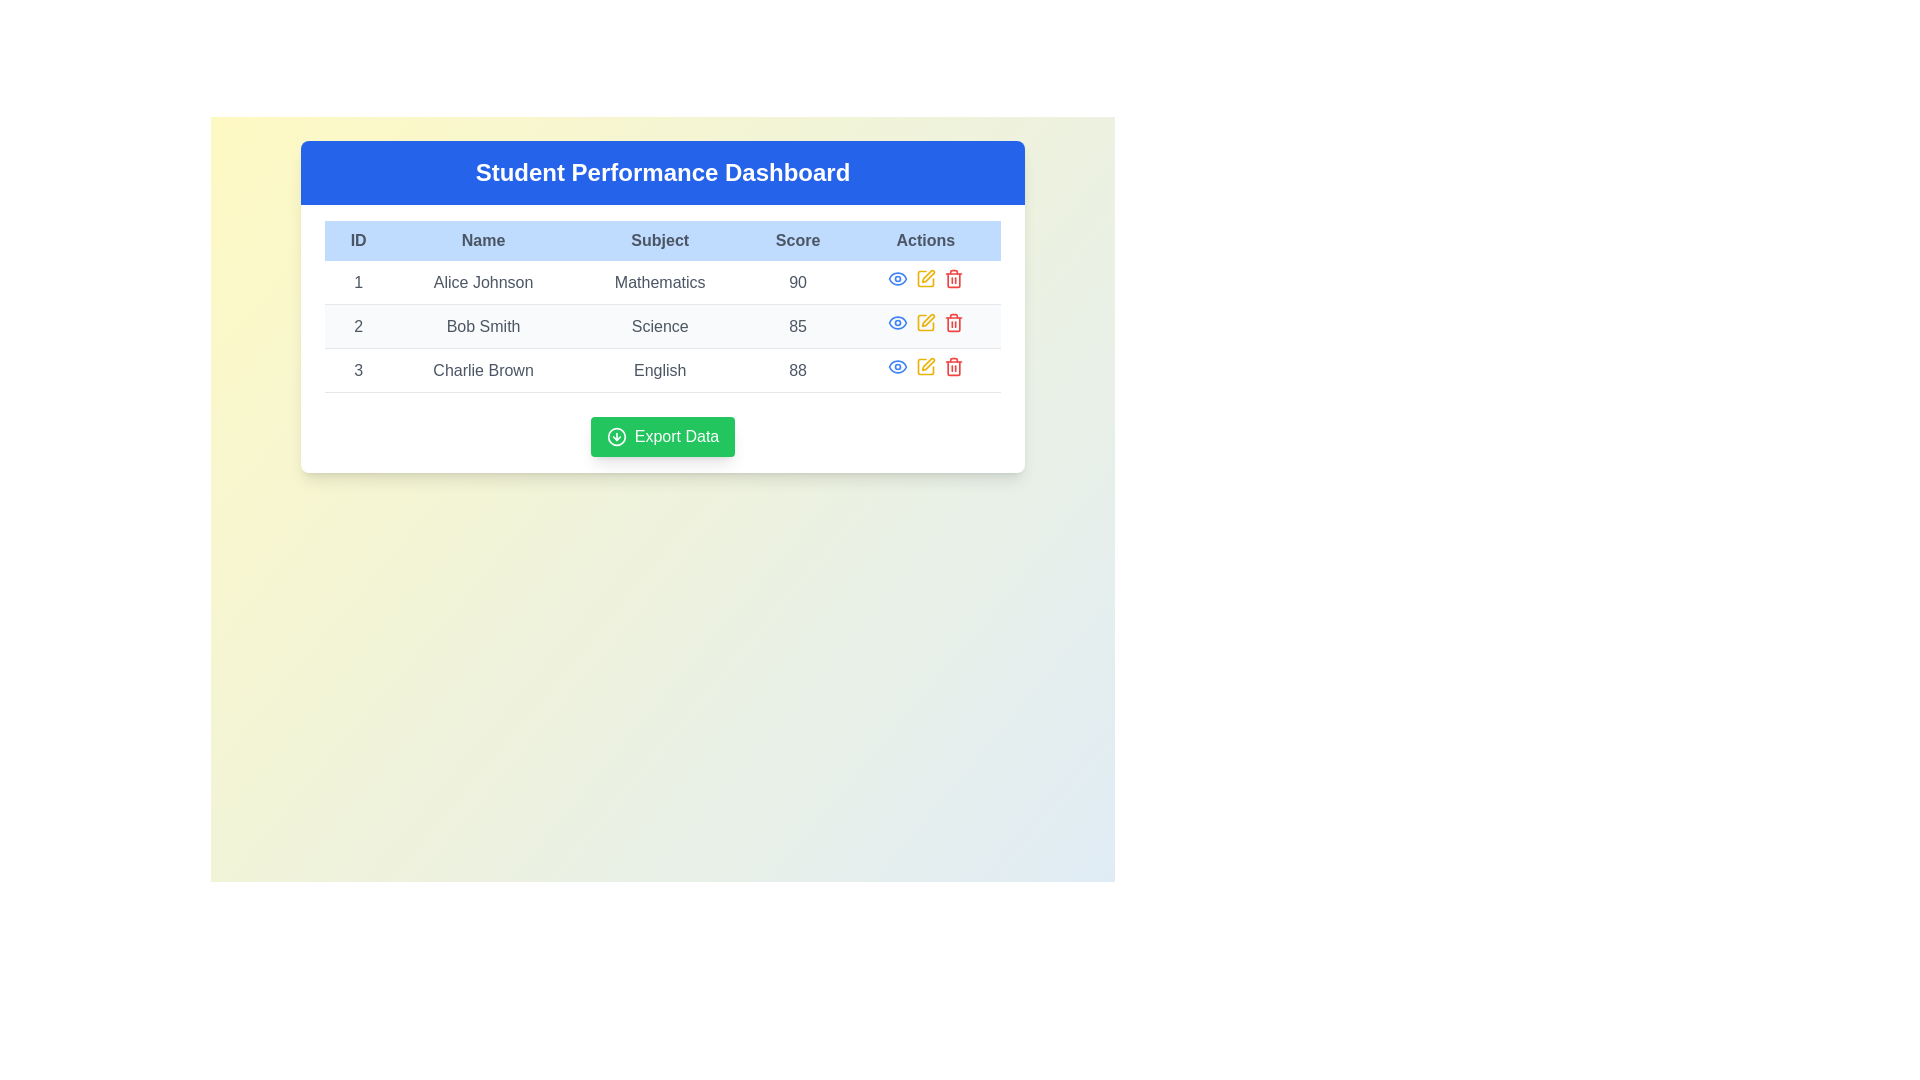 This screenshot has width=1920, height=1080. What do you see at coordinates (662, 370) in the screenshot?
I see `the third row in the student performance table, which displays the values '3', 'Charlie Brown', 'English', and '88'` at bounding box center [662, 370].